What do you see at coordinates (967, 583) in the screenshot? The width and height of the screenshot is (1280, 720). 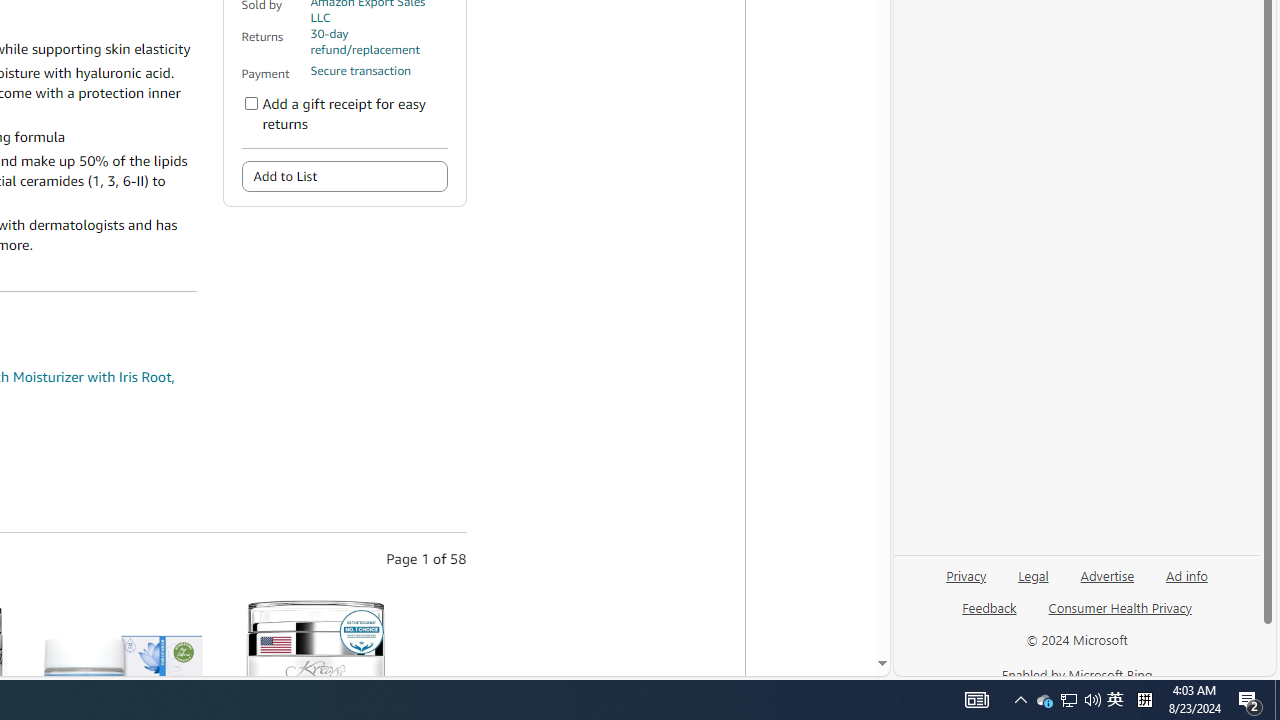 I see `'Privacy'` at bounding box center [967, 583].